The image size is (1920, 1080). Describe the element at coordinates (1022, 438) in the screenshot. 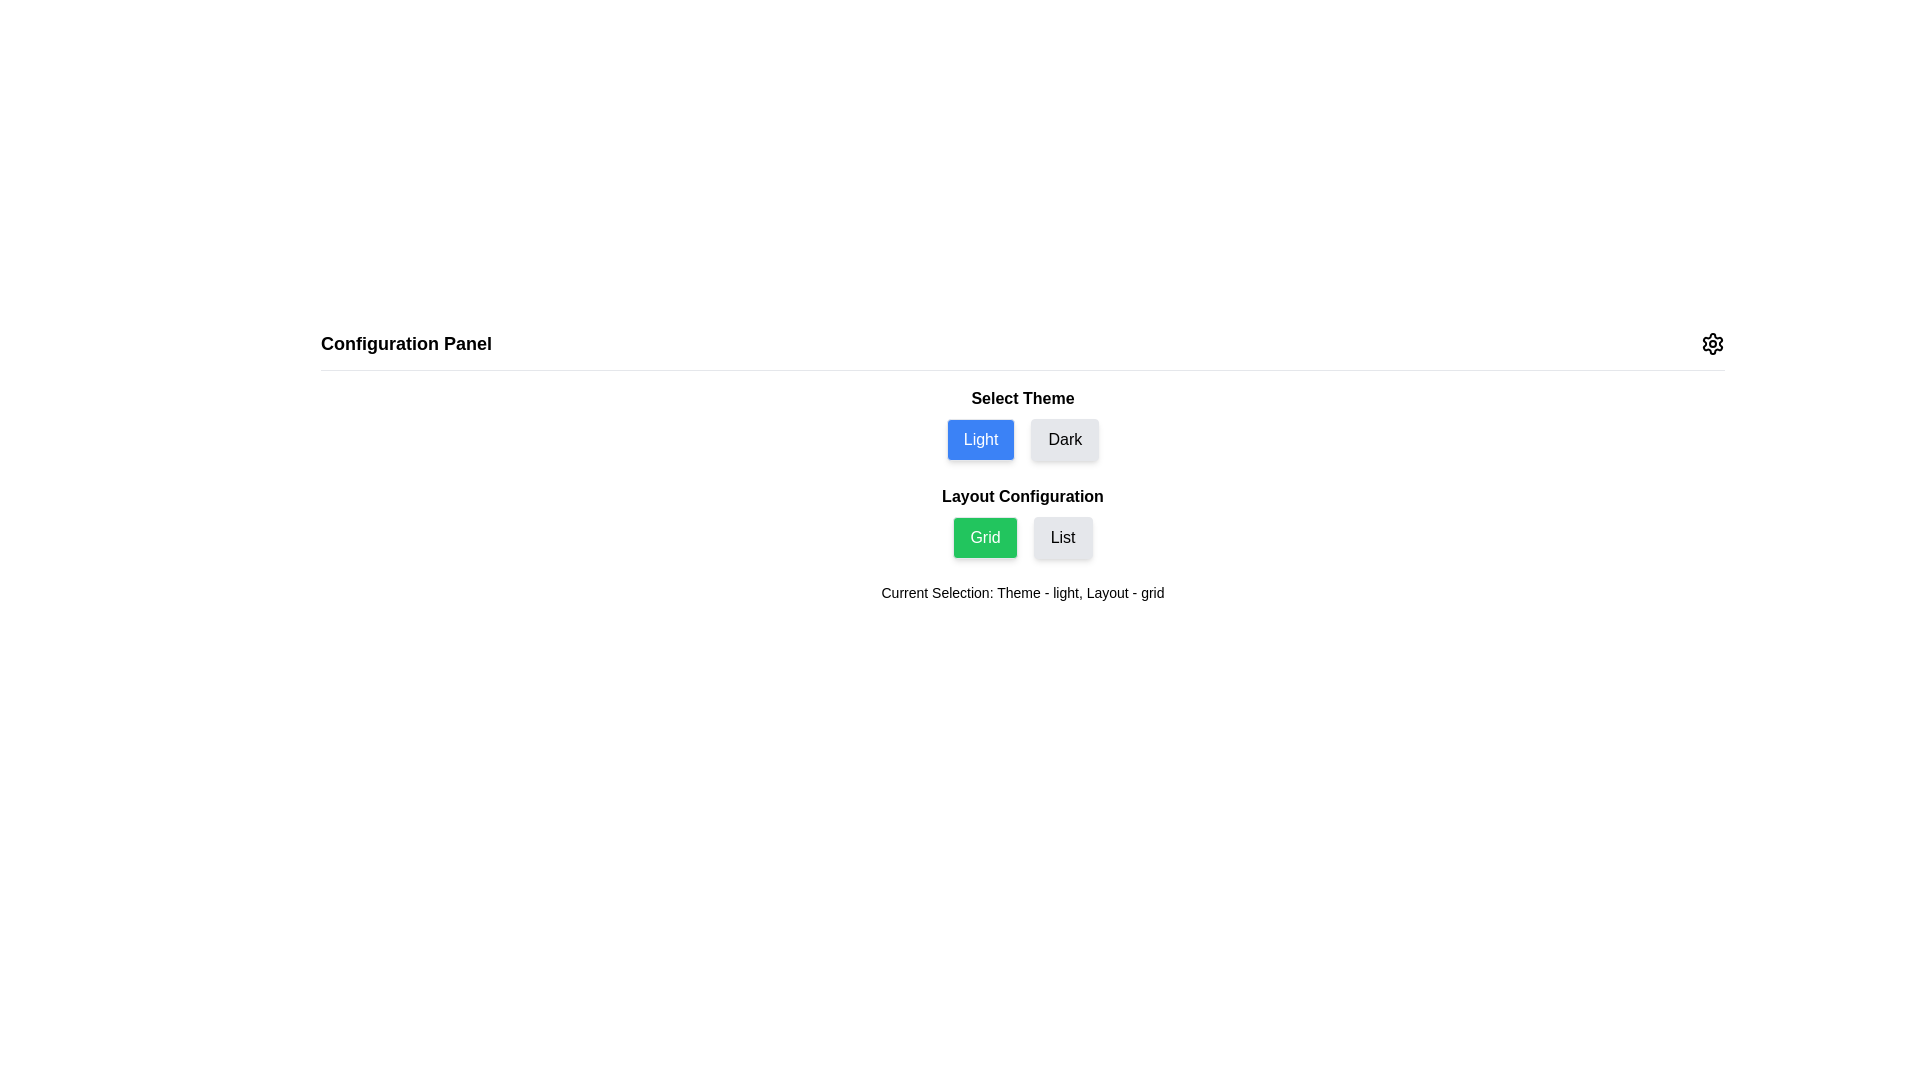

I see `the 'Light' button in the theme selection button group` at that location.